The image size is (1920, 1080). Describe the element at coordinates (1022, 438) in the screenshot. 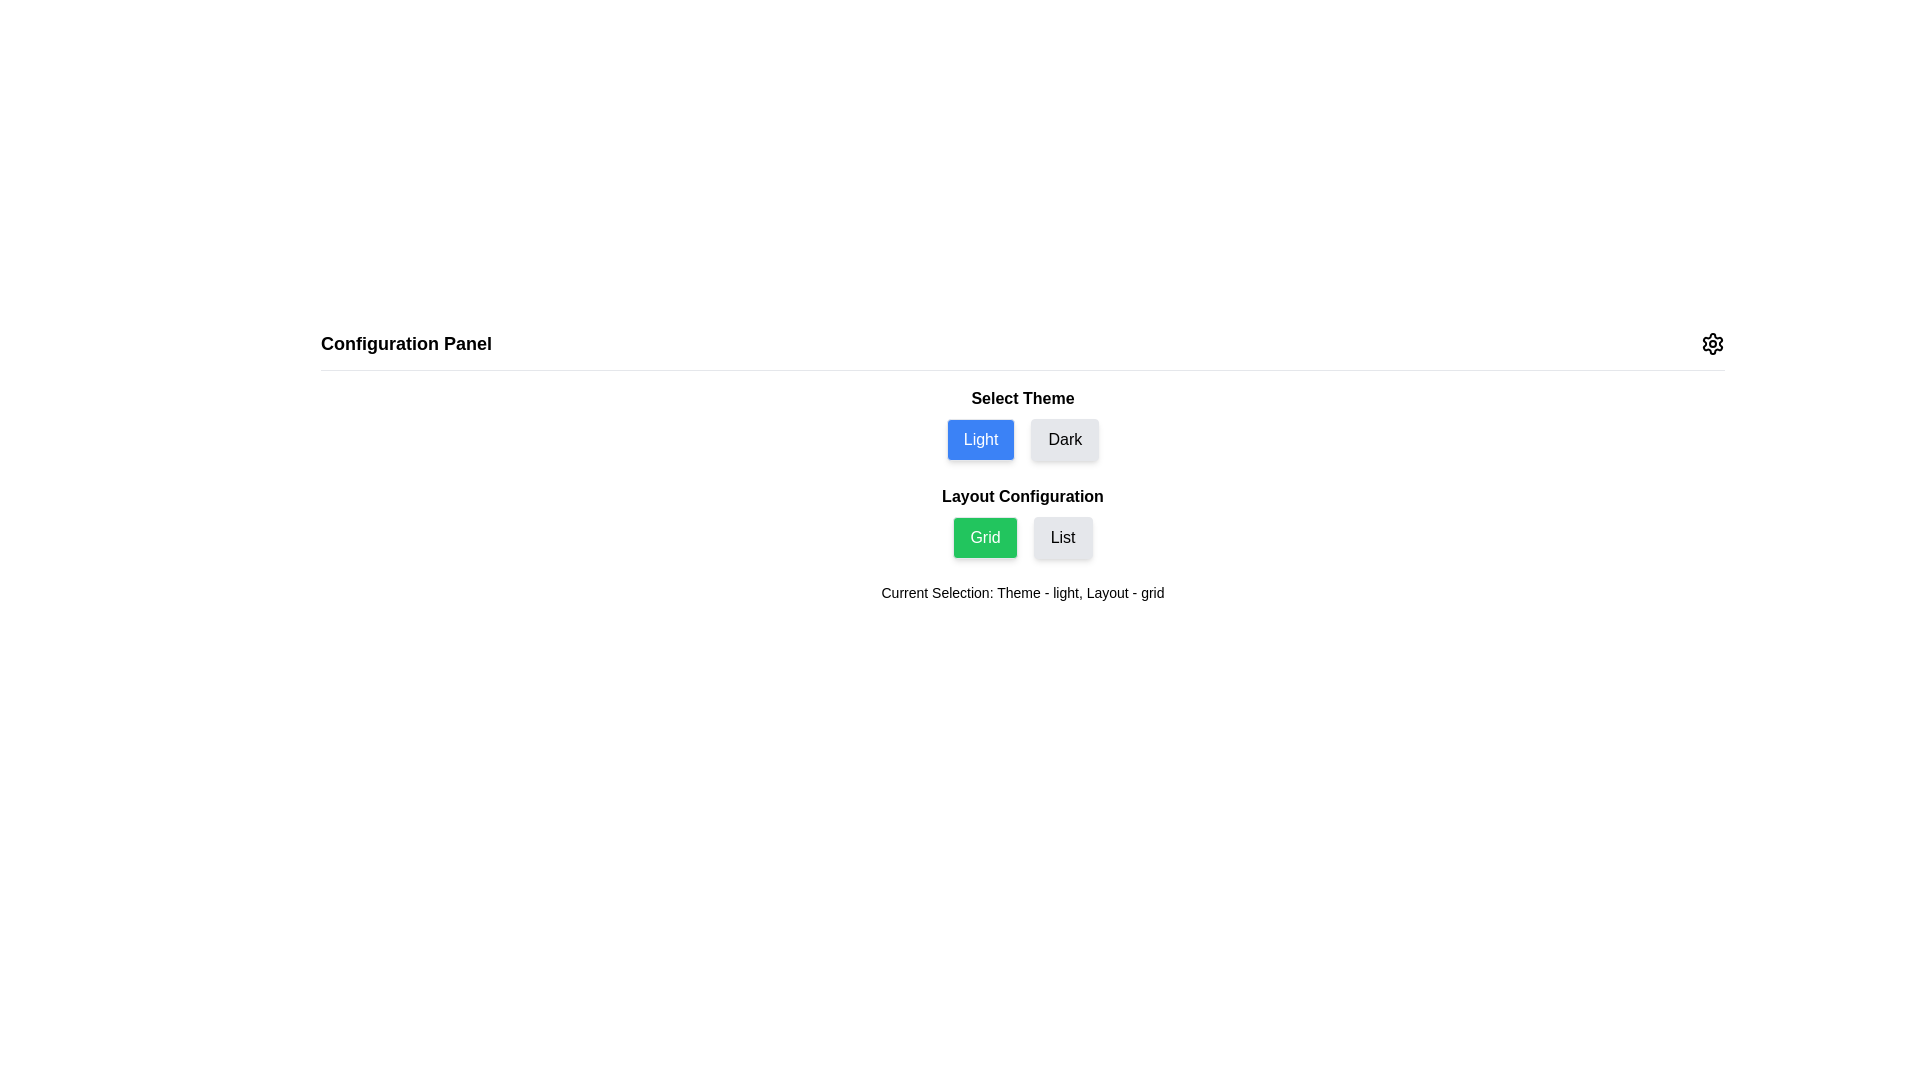

I see `the 'Light' button in the theme selection button group` at that location.